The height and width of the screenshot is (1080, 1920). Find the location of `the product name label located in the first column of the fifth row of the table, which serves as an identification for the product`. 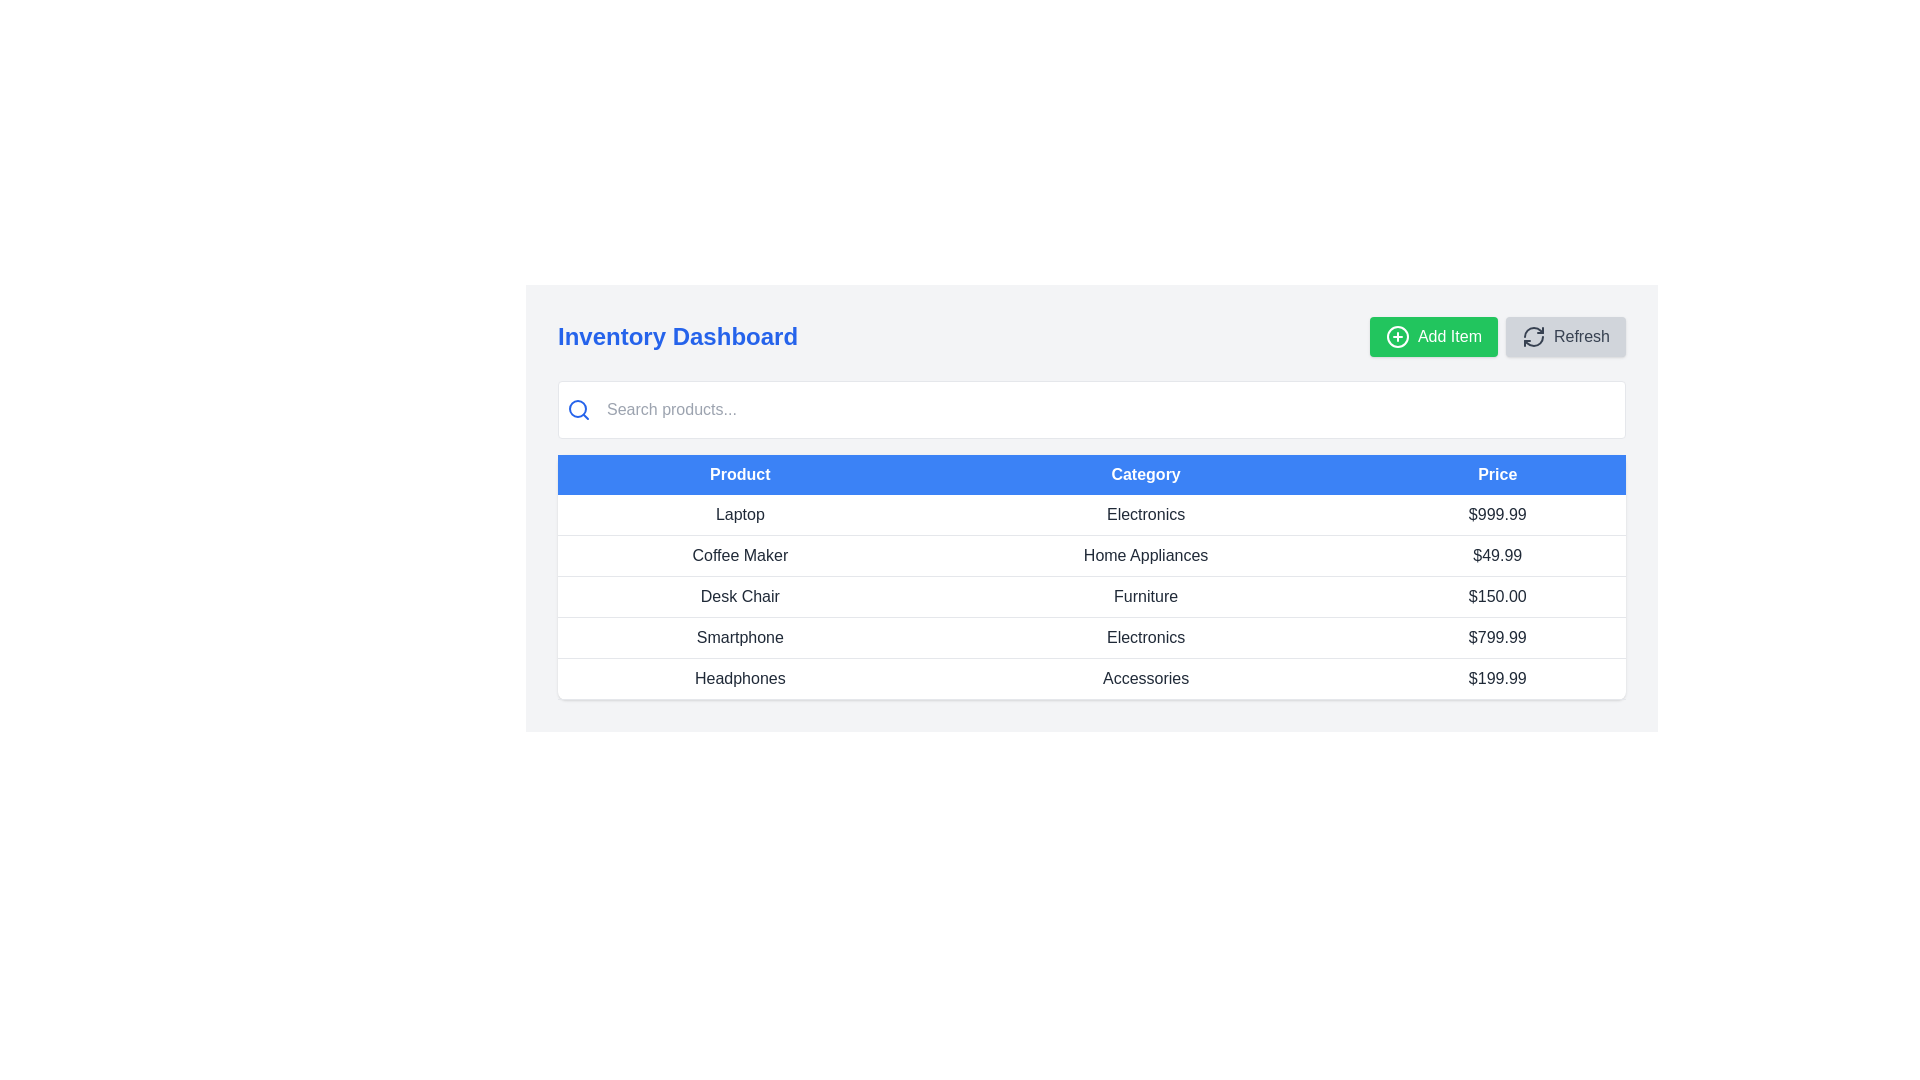

the product name label located in the first column of the fifth row of the table, which serves as an identification for the product is located at coordinates (739, 677).